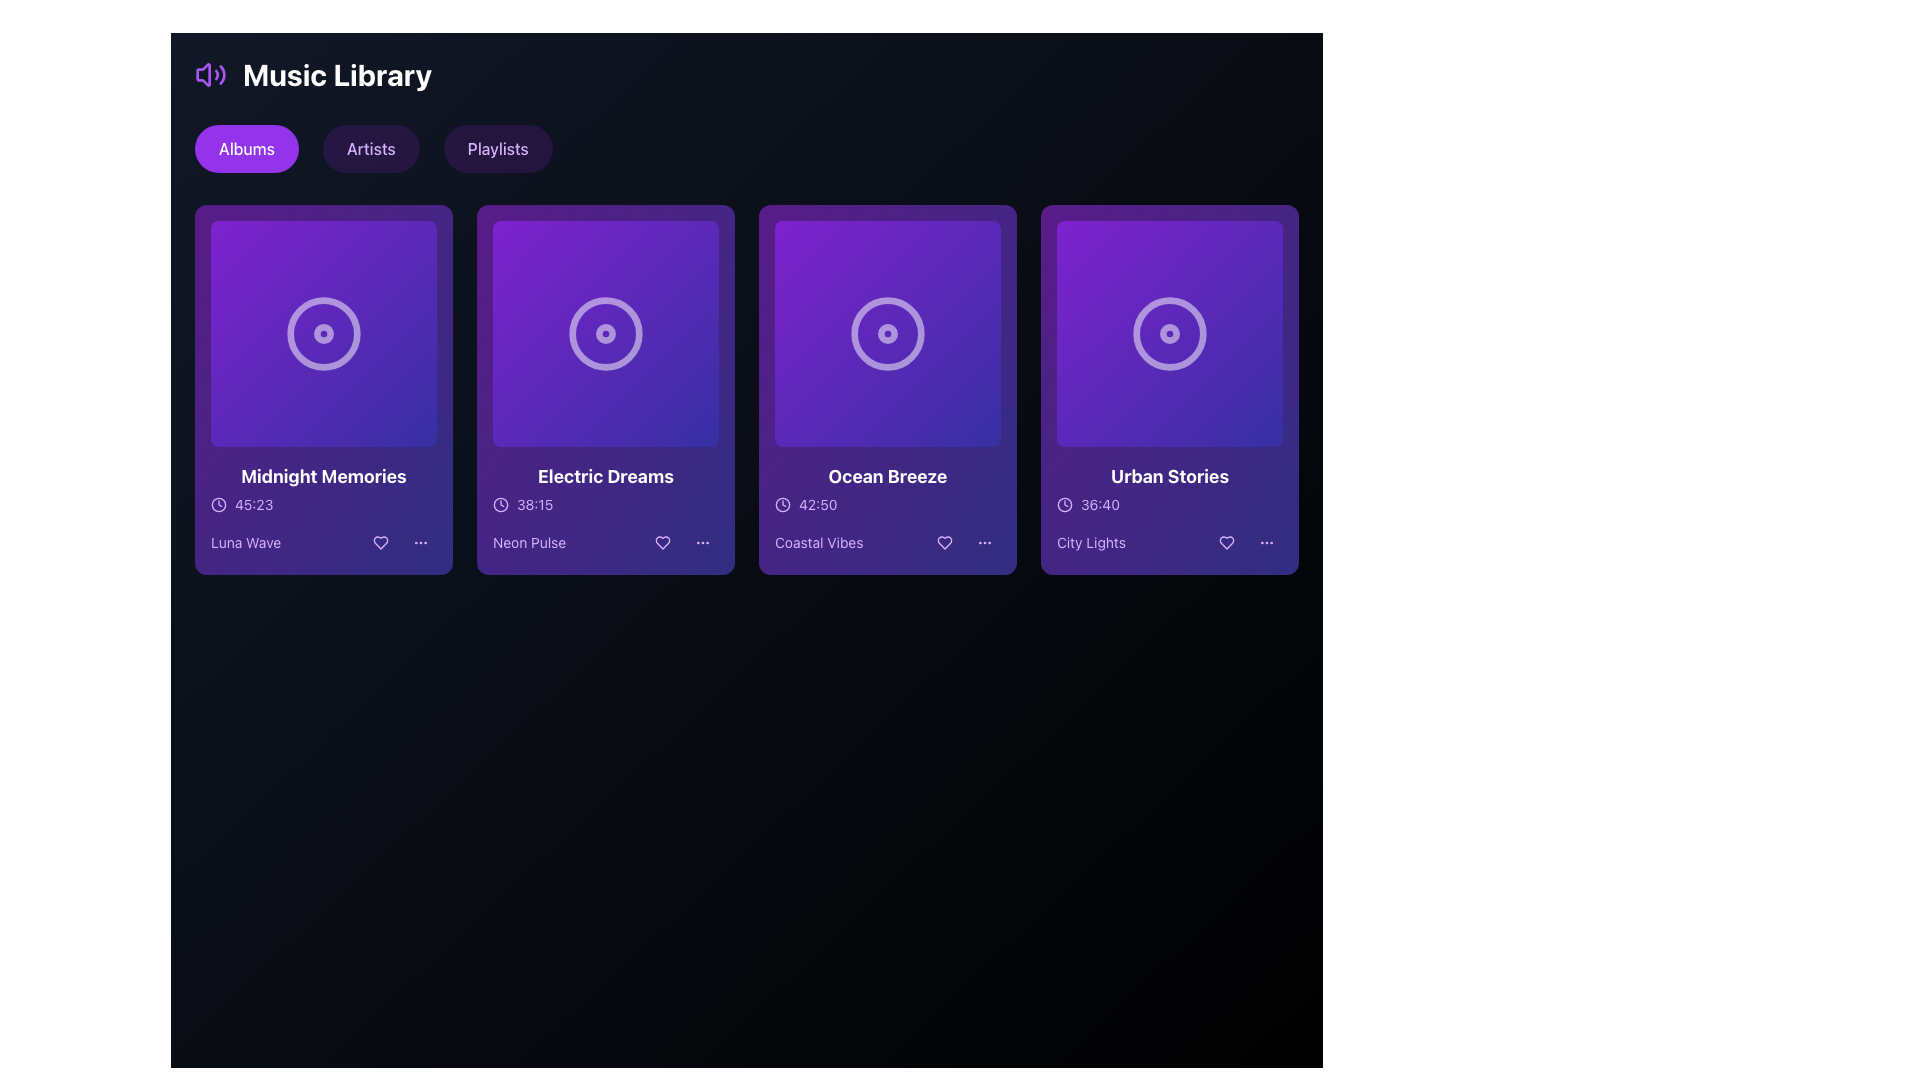  Describe the element at coordinates (380, 543) in the screenshot. I see `the heart icon located at the bottom-right section of the 'Midnight Memories' music card to mark or unmark it as a favorite` at that location.